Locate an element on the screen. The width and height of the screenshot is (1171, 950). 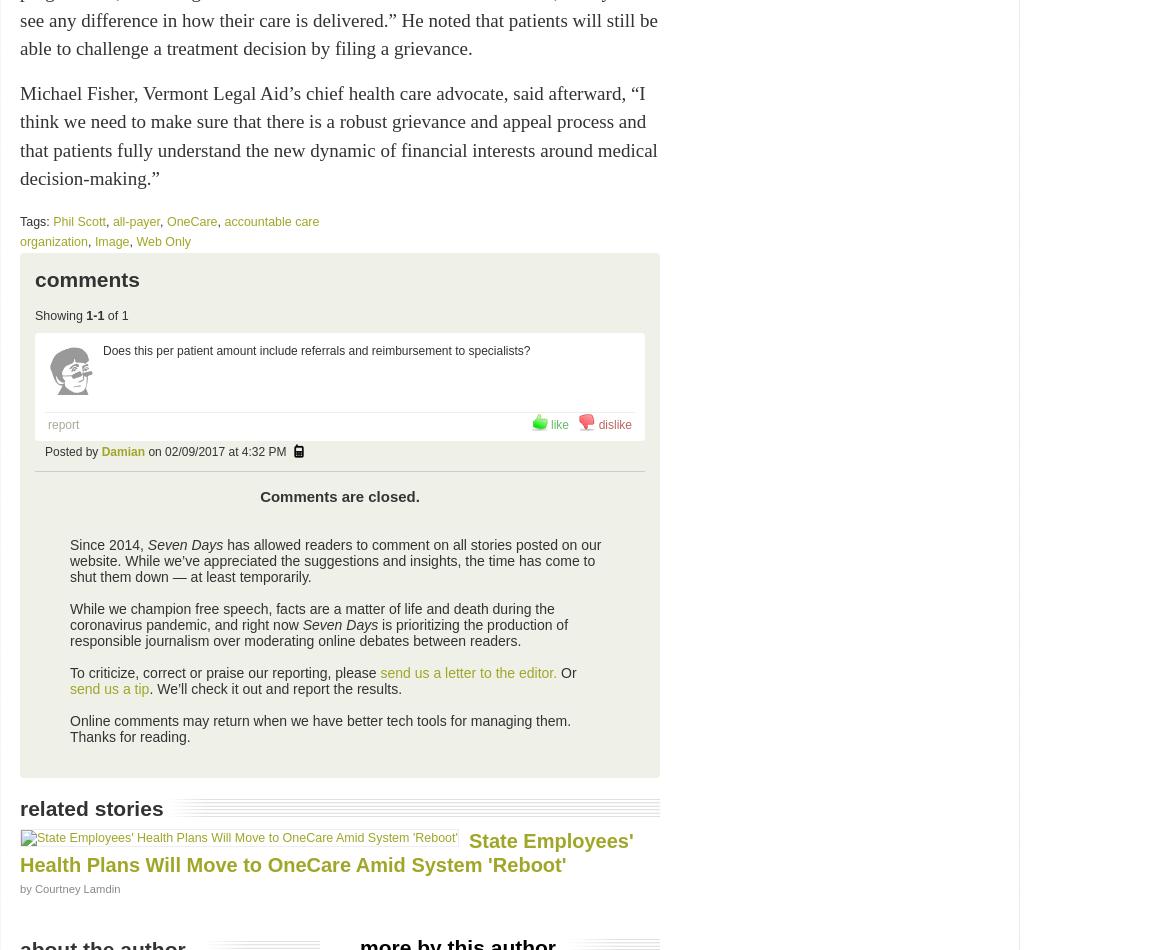
'accountable care organization' is located at coordinates (20, 231).